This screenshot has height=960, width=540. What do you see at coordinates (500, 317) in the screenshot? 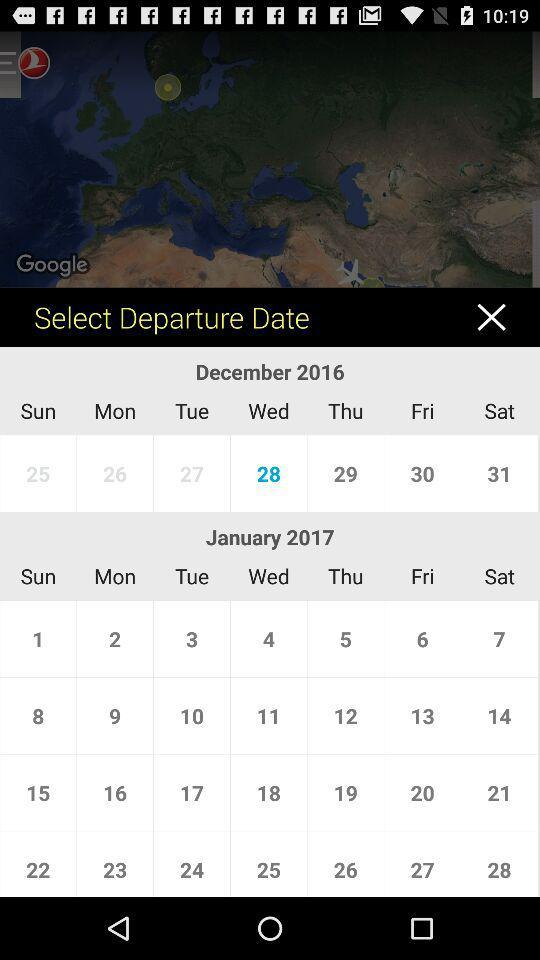
I see `tag` at bounding box center [500, 317].